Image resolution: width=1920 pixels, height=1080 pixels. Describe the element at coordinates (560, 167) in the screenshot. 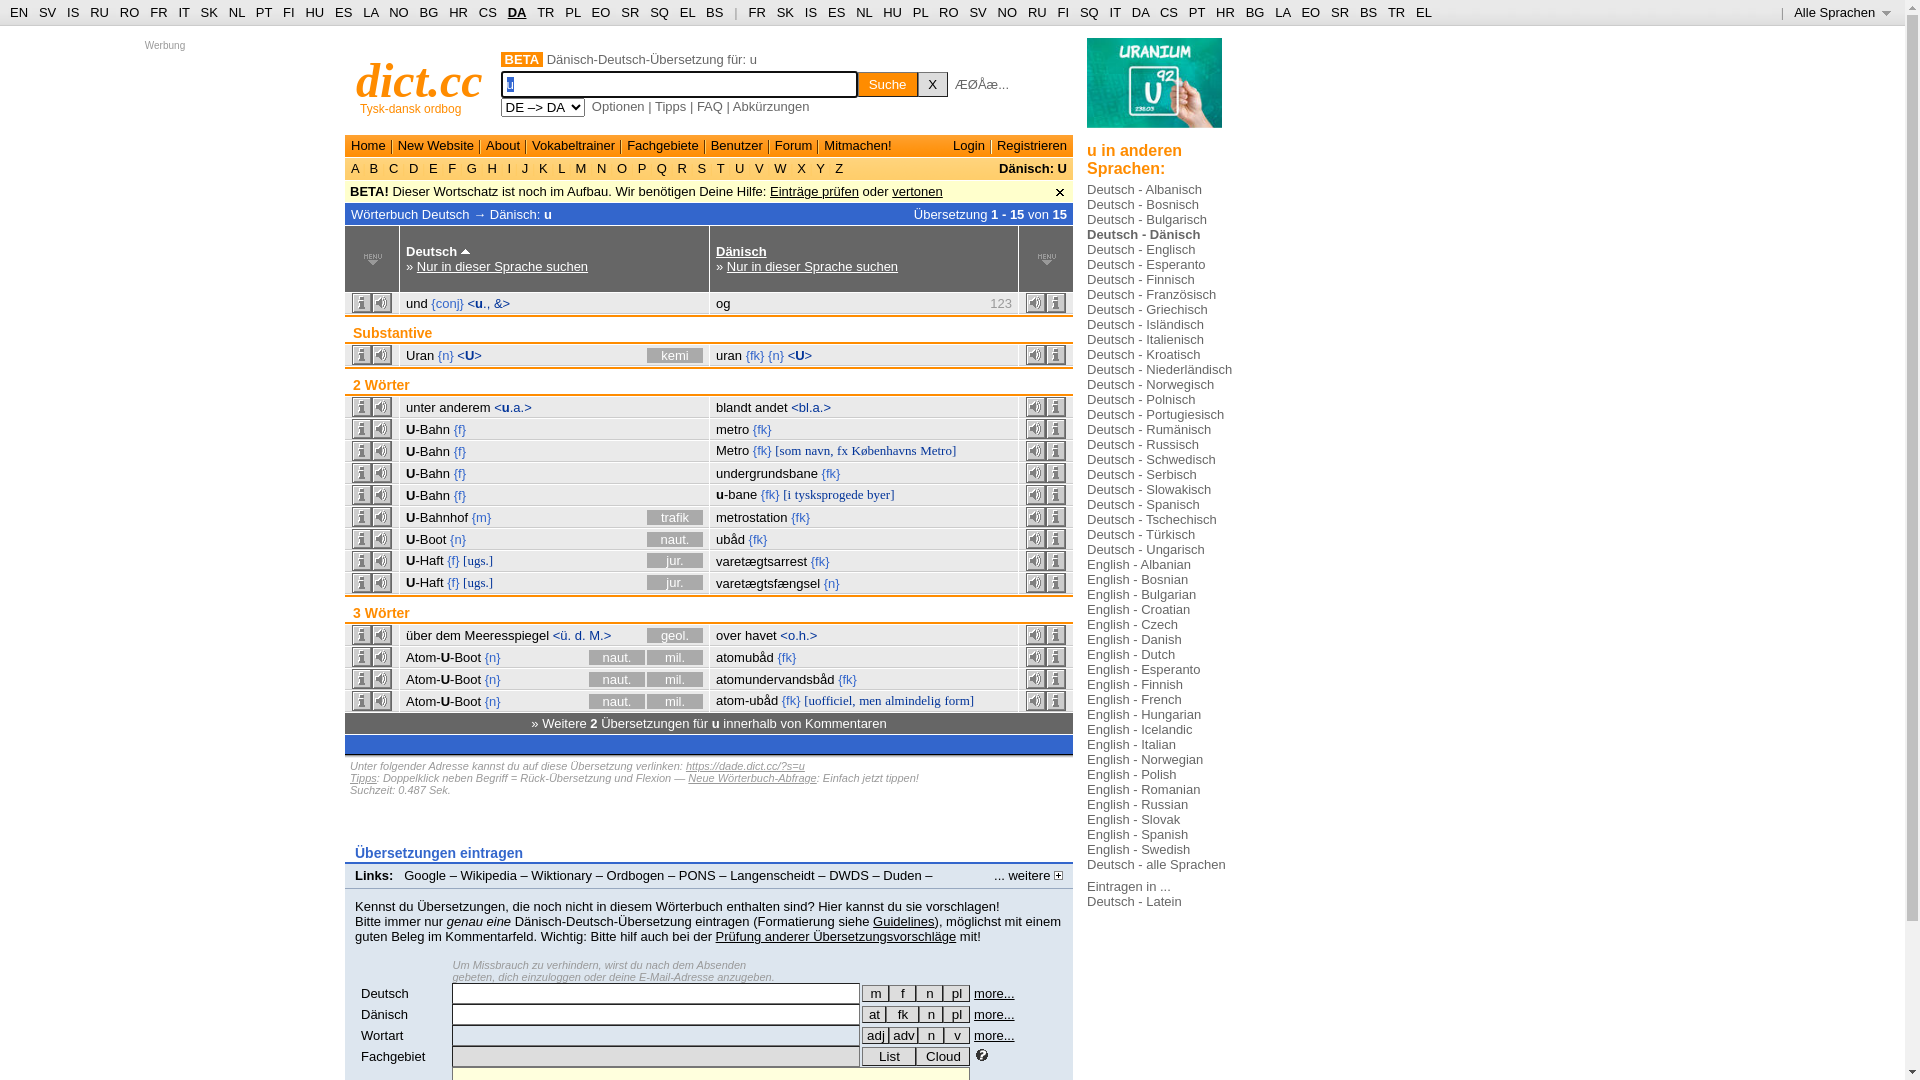

I see `'L'` at that location.